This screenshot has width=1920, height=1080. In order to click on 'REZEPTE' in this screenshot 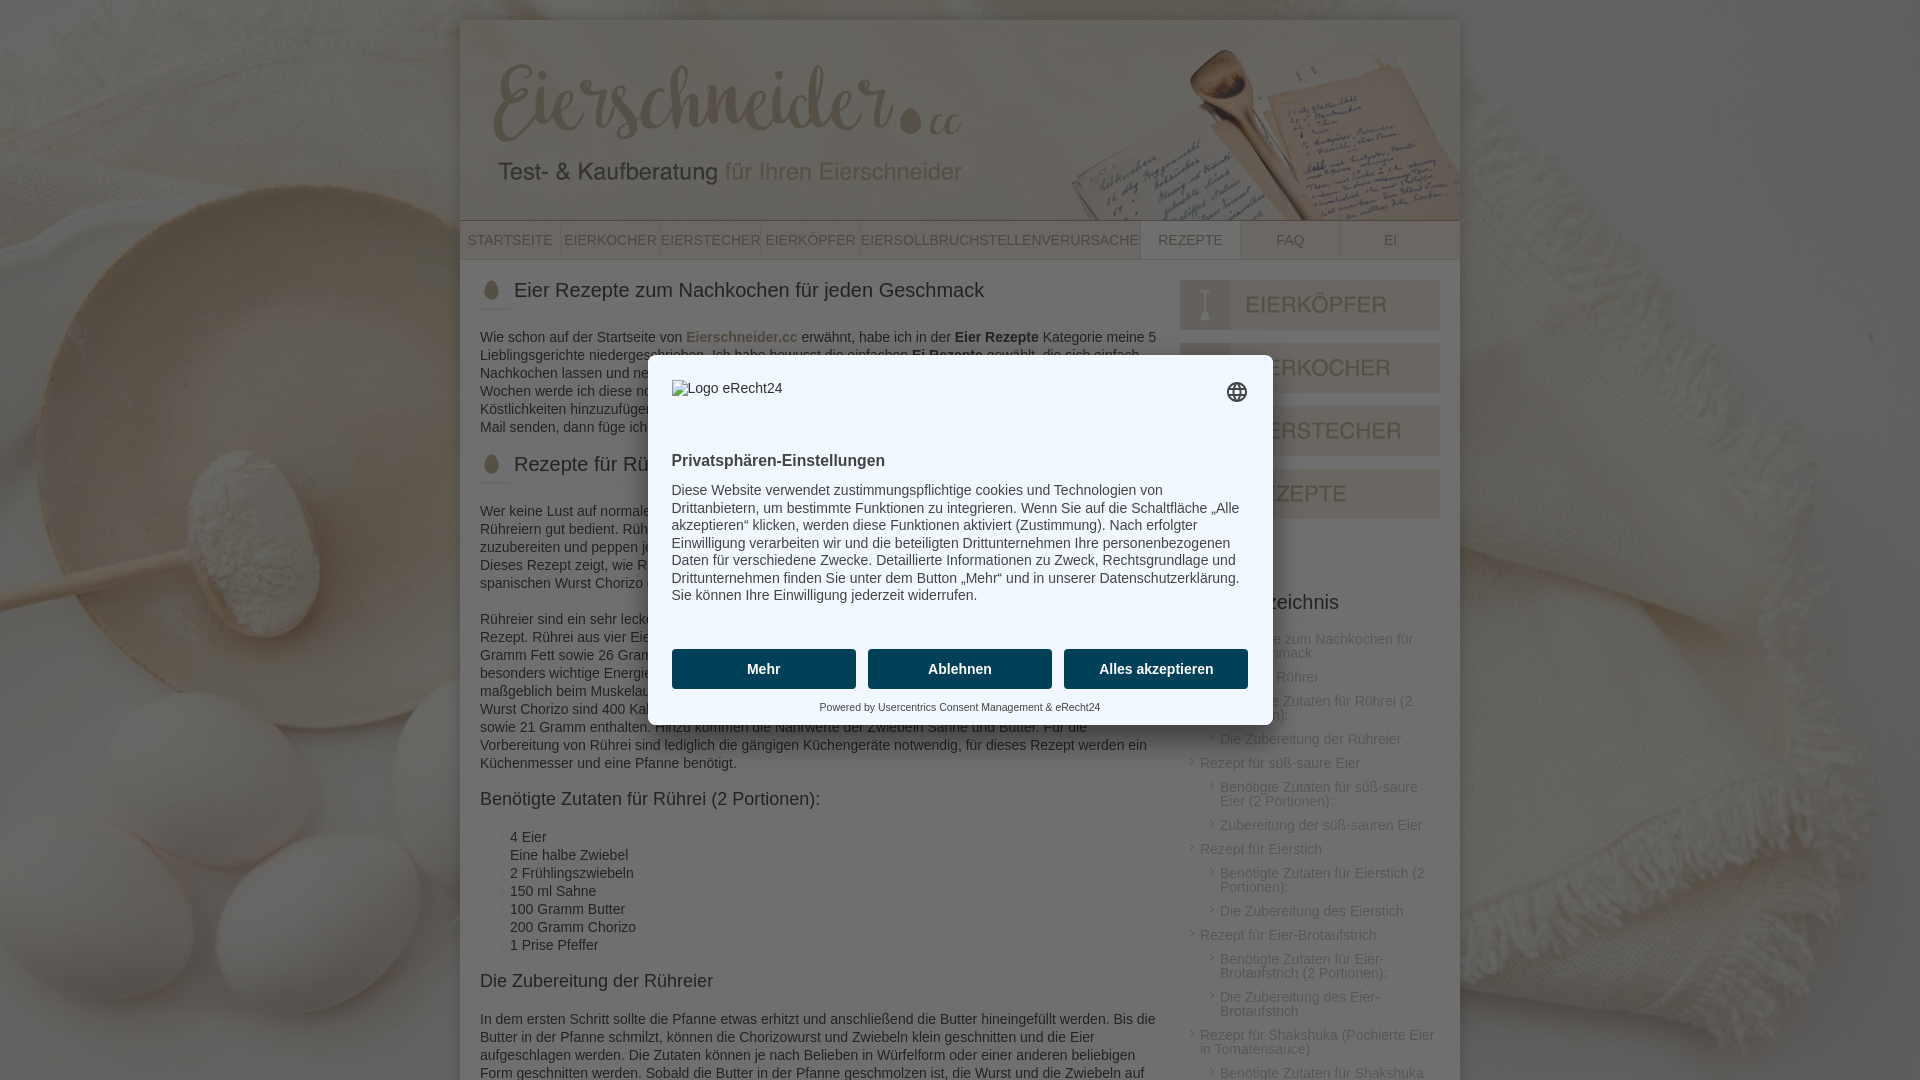, I will do `click(1190, 238)`.